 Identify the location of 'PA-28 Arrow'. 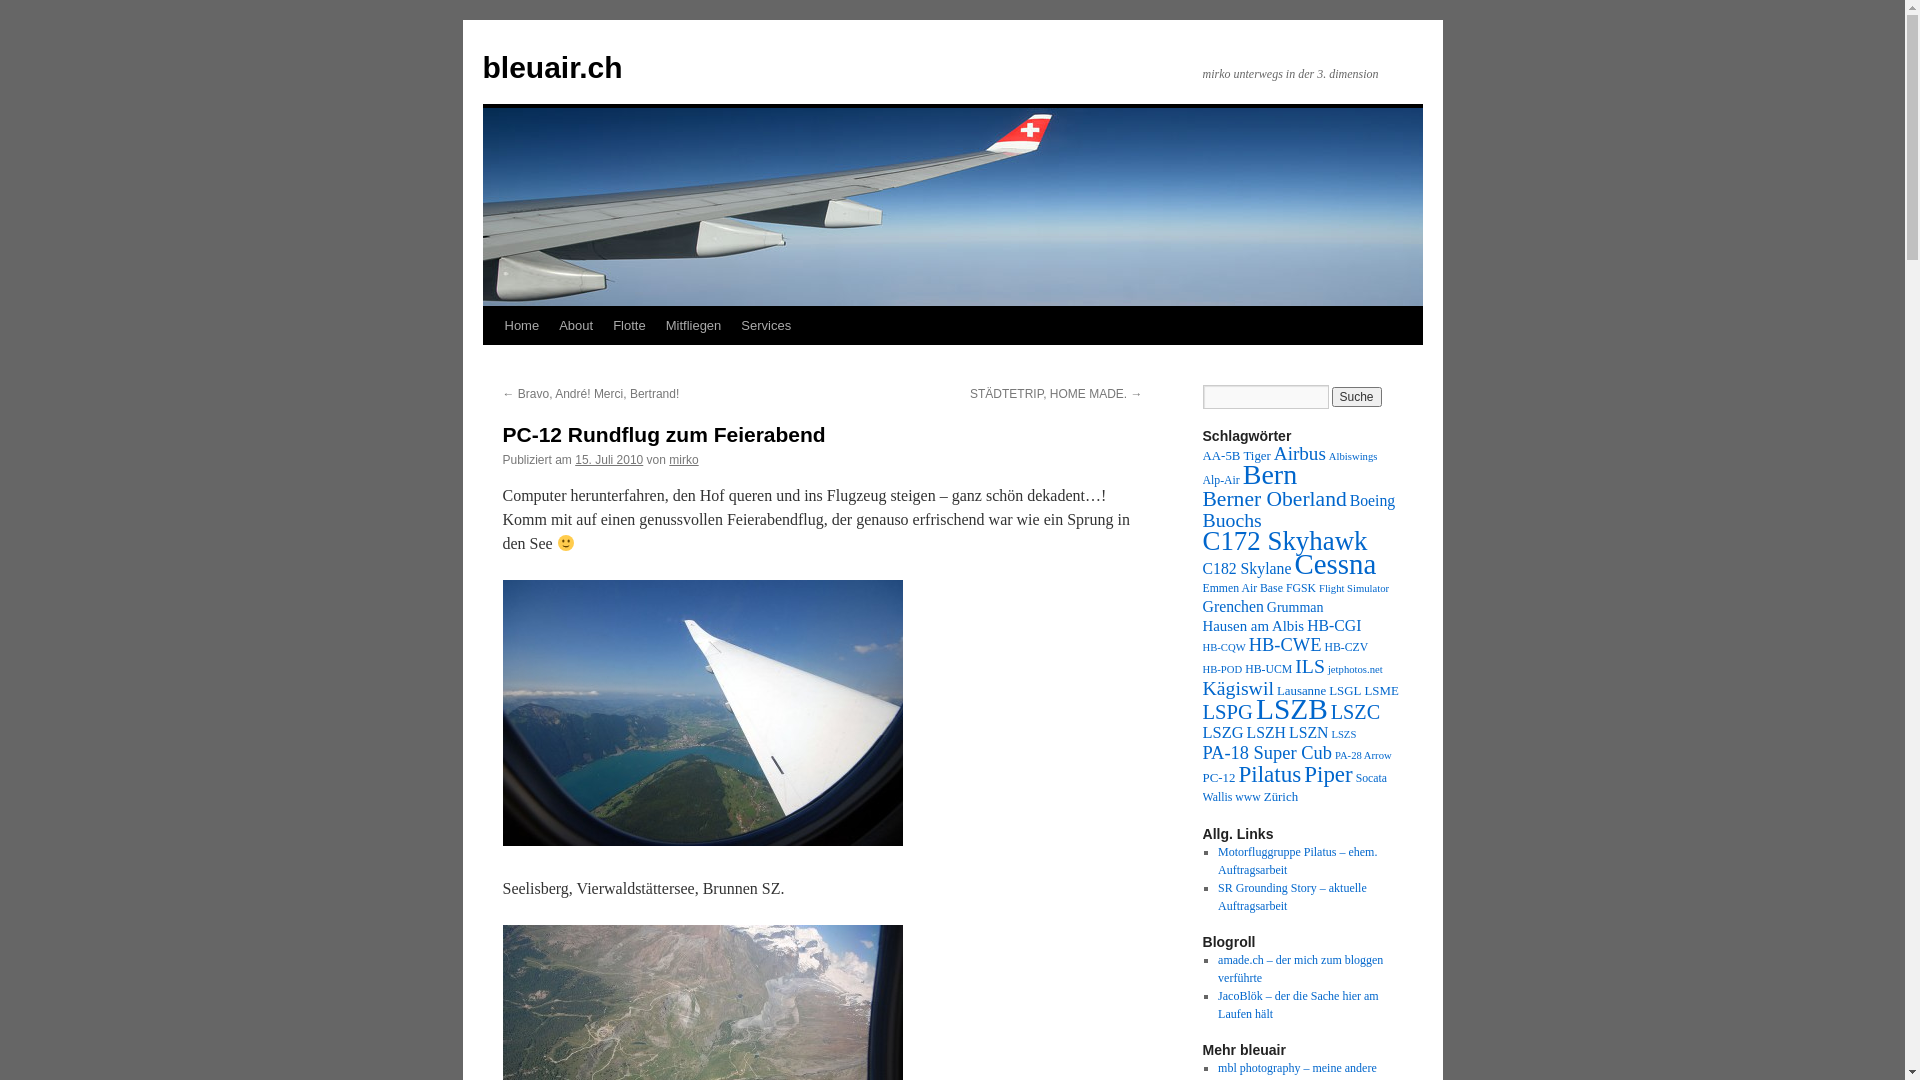
(1362, 755).